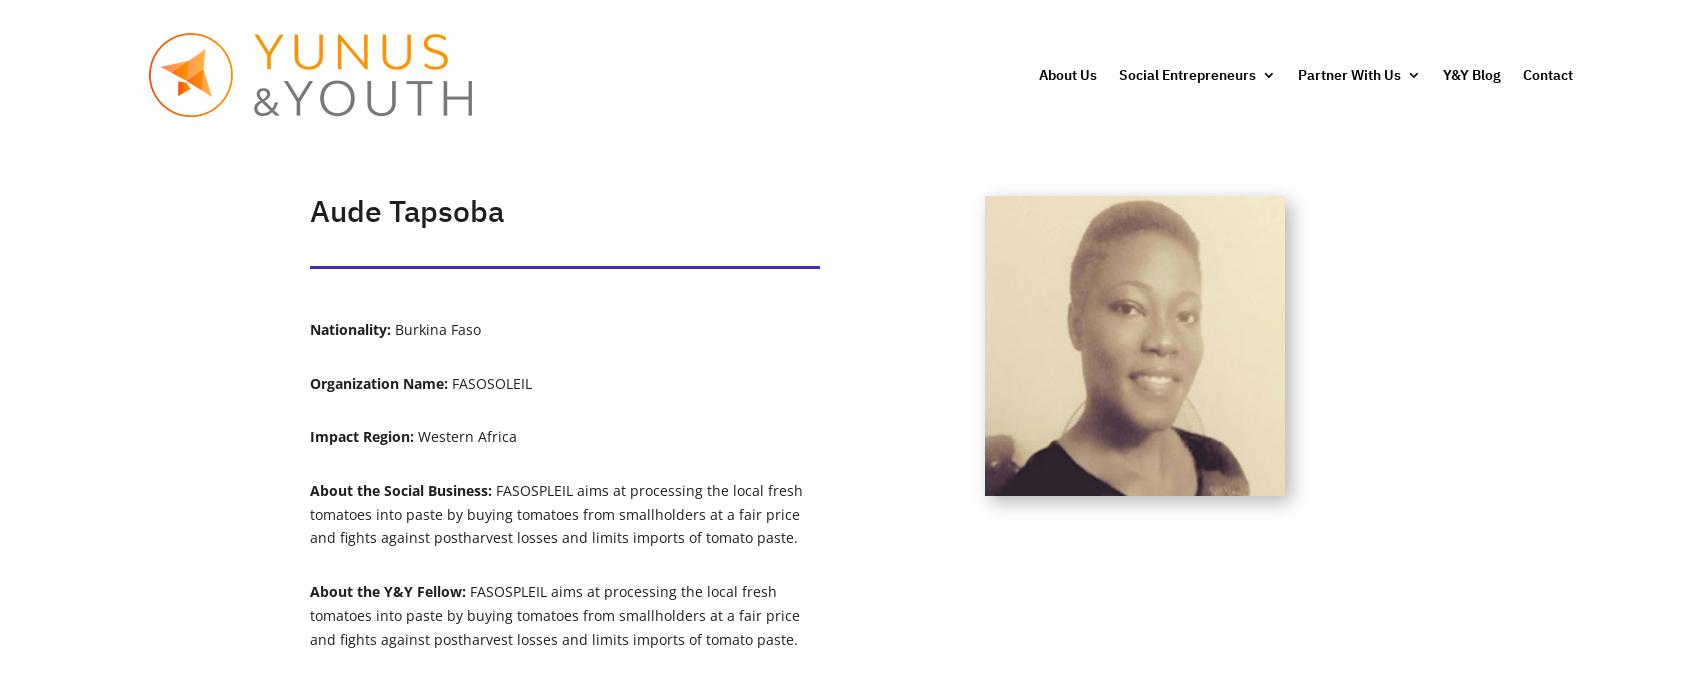  What do you see at coordinates (437, 328) in the screenshot?
I see `'Burkina Faso'` at bounding box center [437, 328].